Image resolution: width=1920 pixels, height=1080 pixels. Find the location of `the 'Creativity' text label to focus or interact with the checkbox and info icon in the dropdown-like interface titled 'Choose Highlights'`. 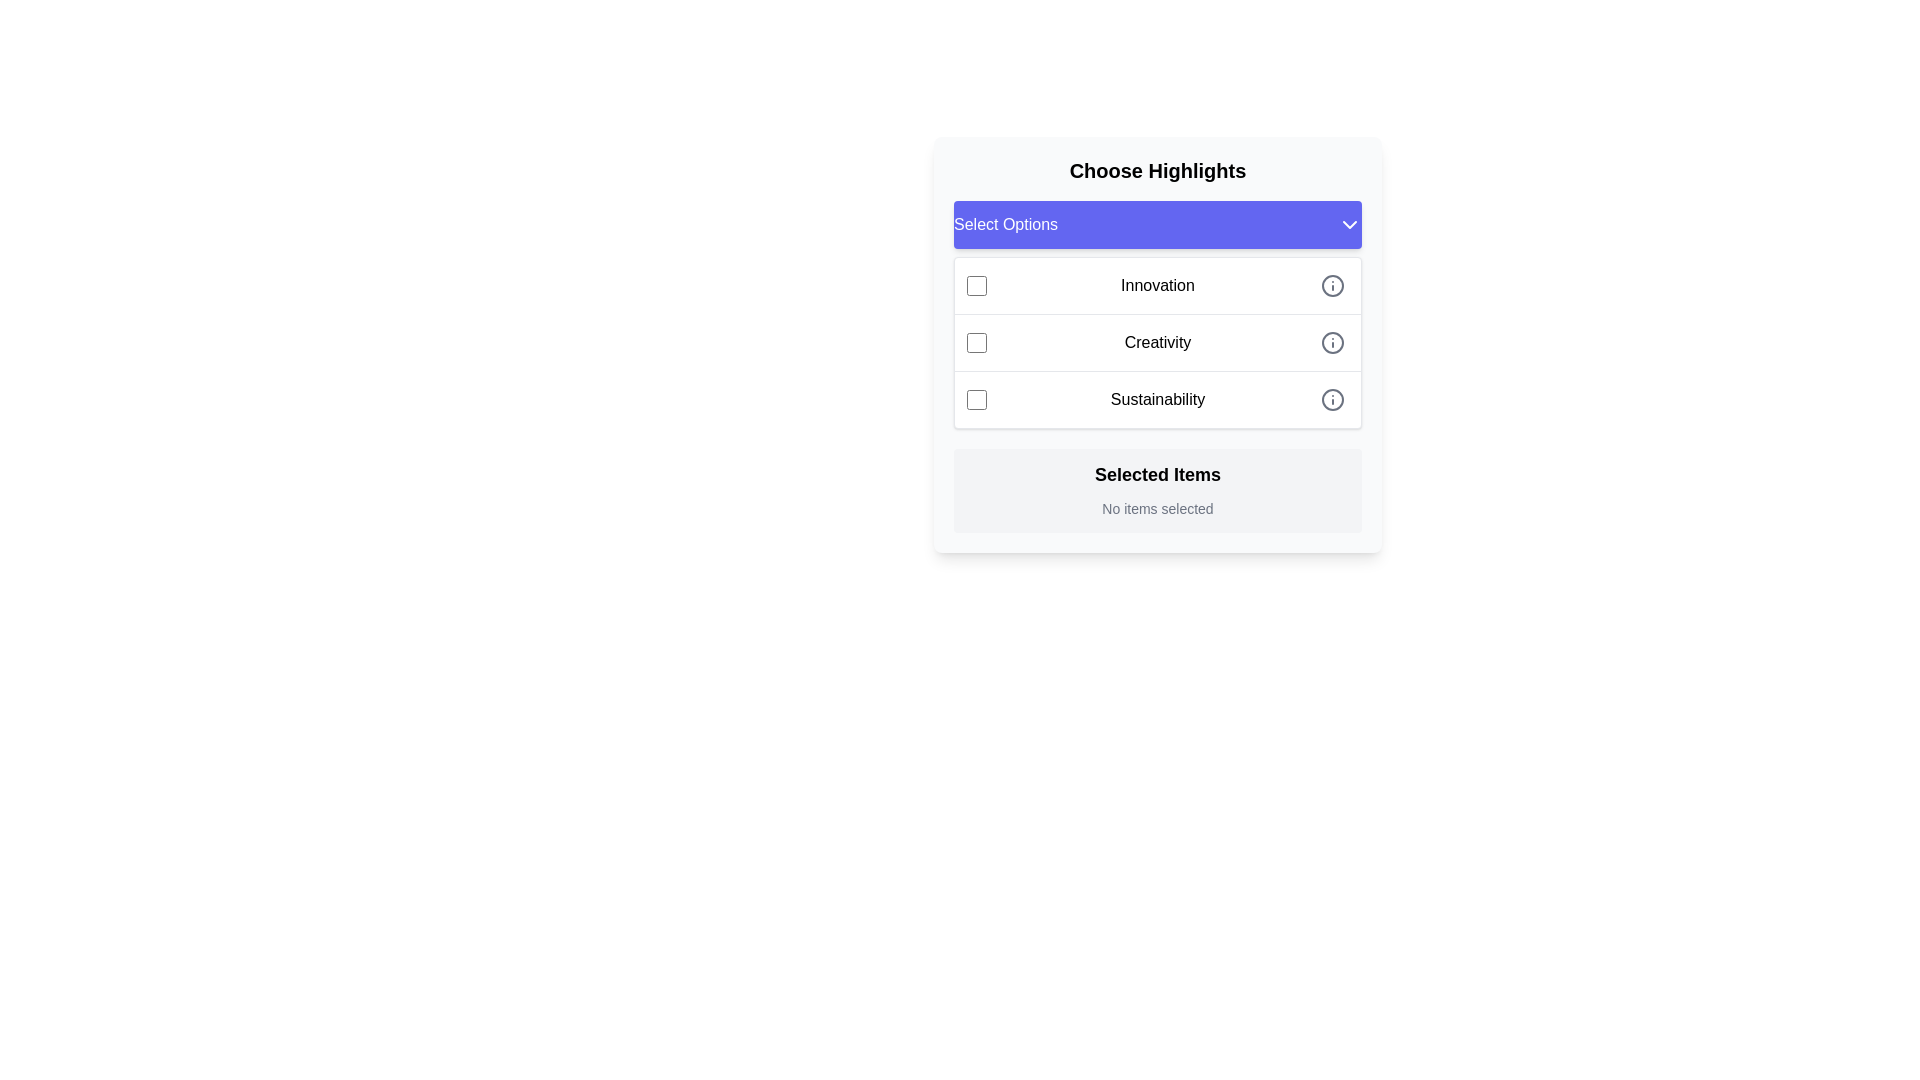

the 'Creativity' text label to focus or interact with the checkbox and info icon in the dropdown-like interface titled 'Choose Highlights' is located at coordinates (1157, 342).